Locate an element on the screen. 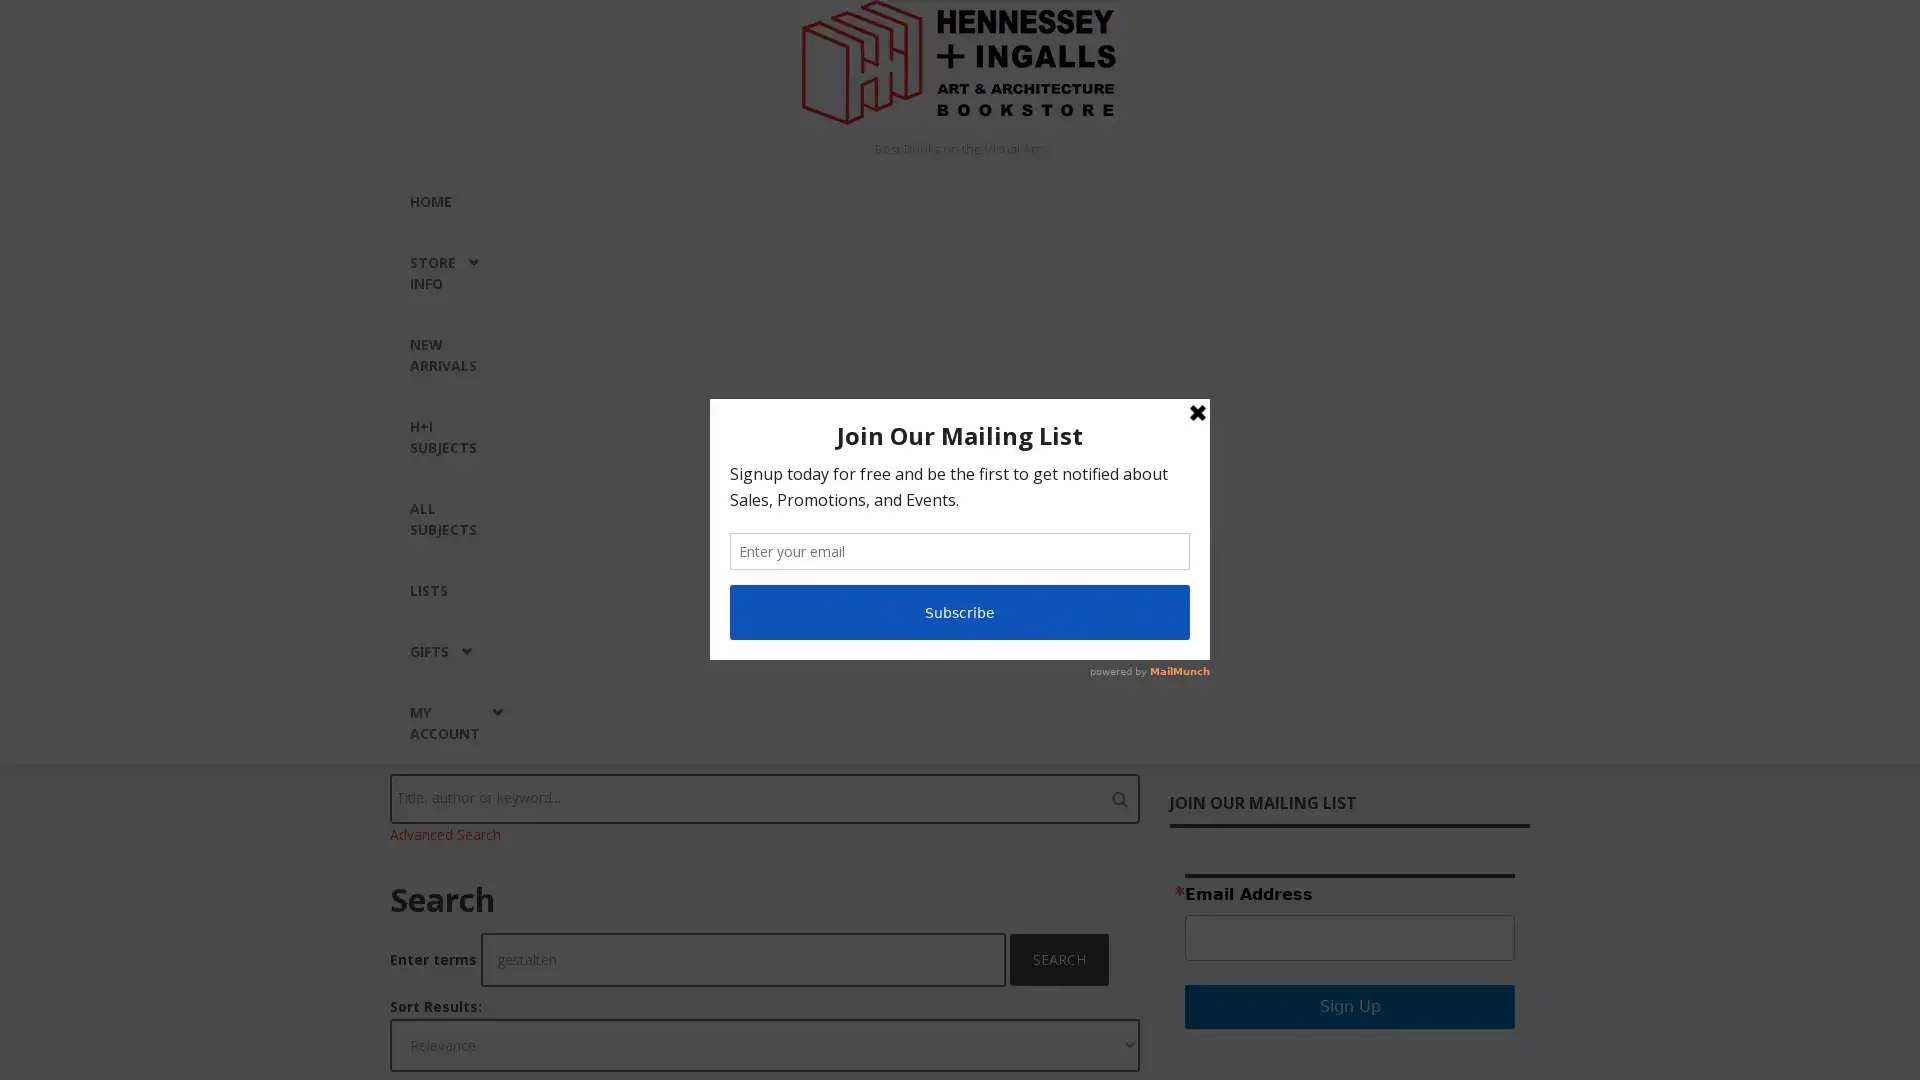 This screenshot has height=1080, width=1920. search is located at coordinates (1118, 797).